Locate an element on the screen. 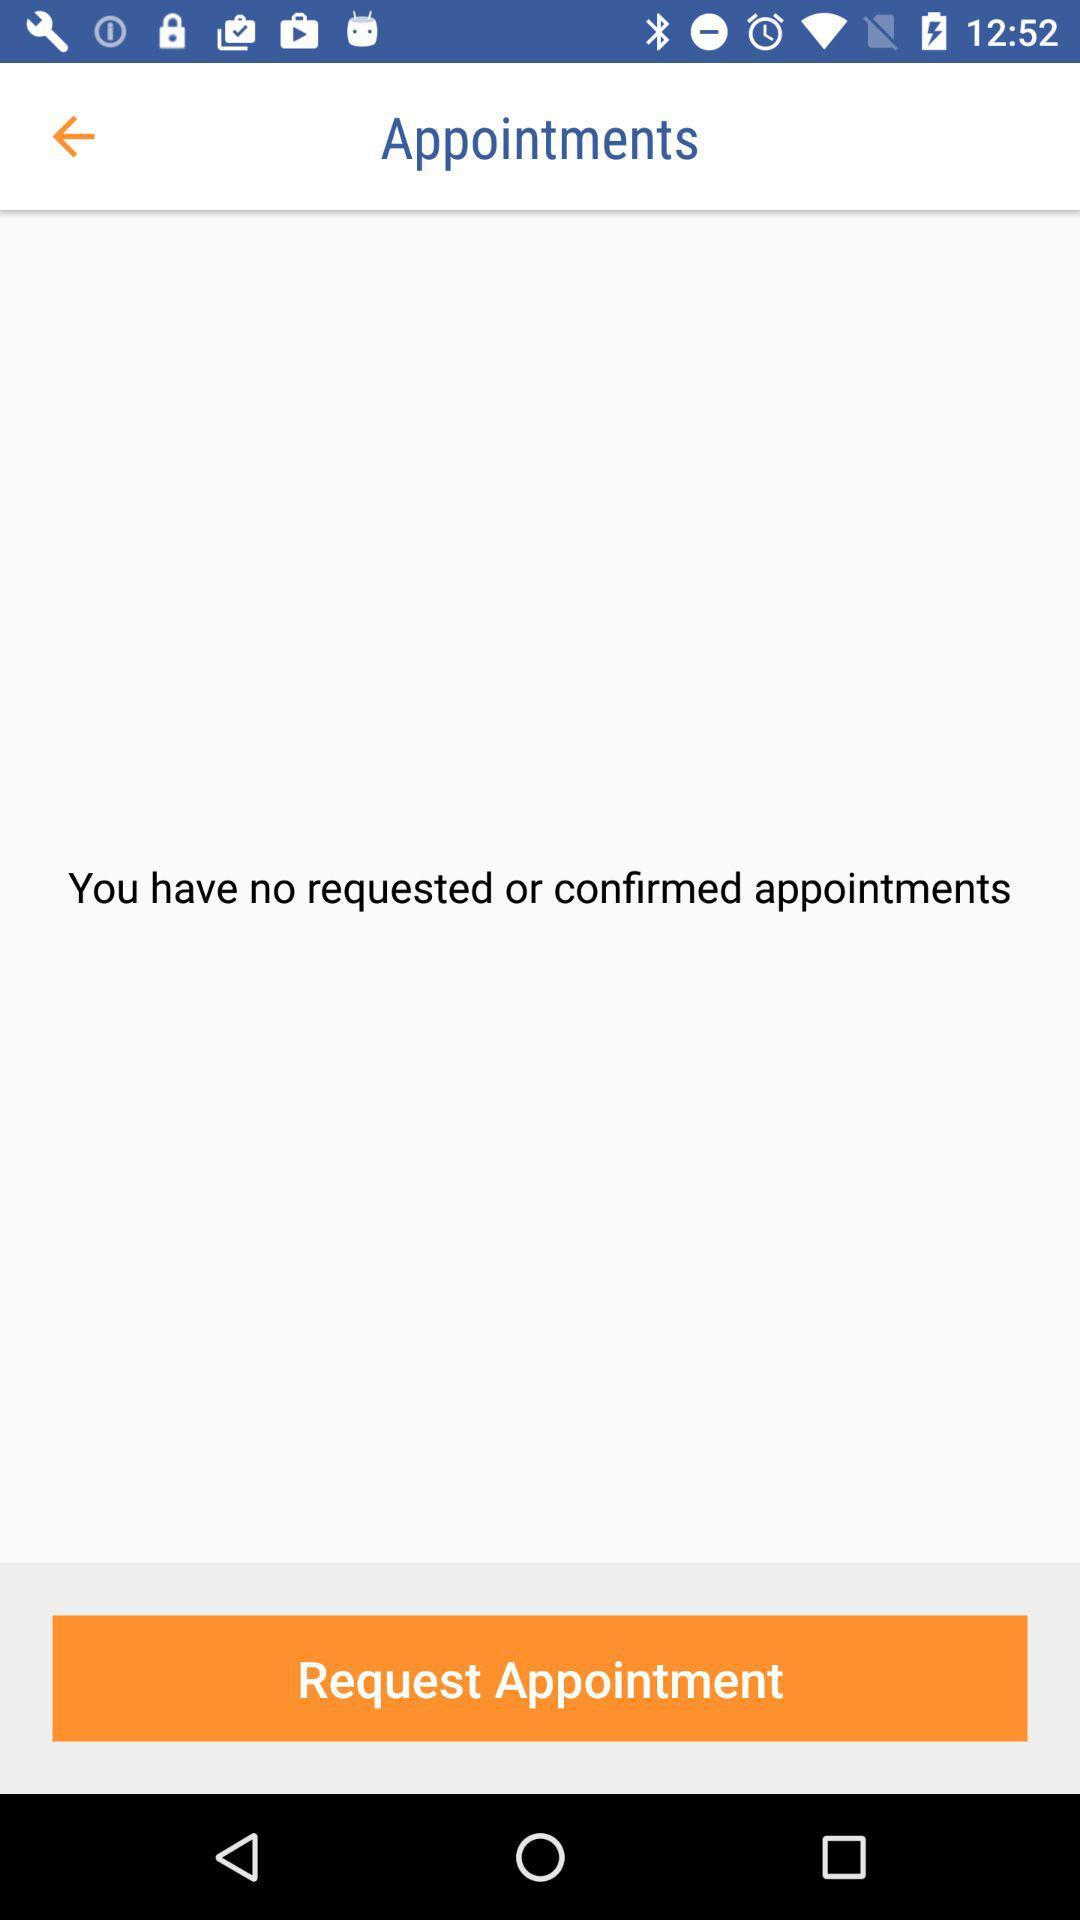 This screenshot has width=1080, height=1920. the icon at the top left corner is located at coordinates (72, 135).